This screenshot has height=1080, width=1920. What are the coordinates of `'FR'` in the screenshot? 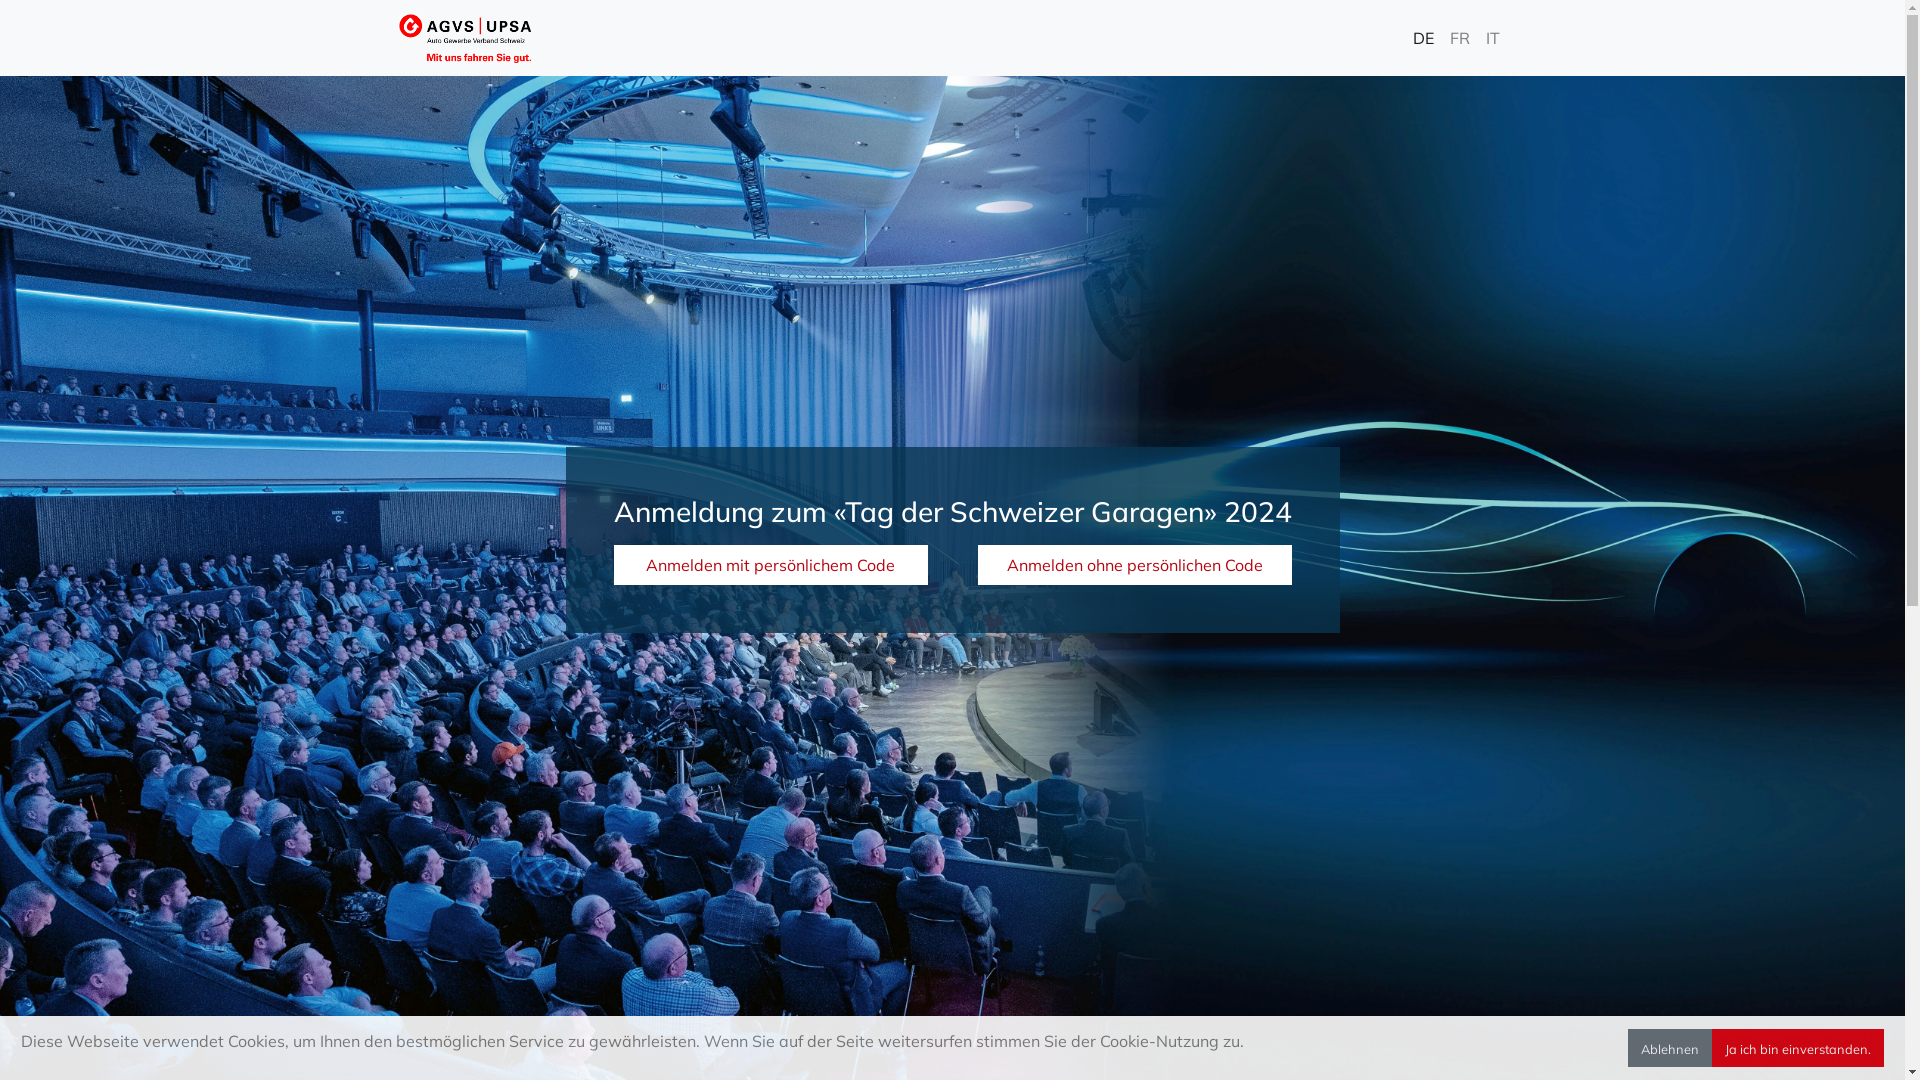 It's located at (1459, 38).